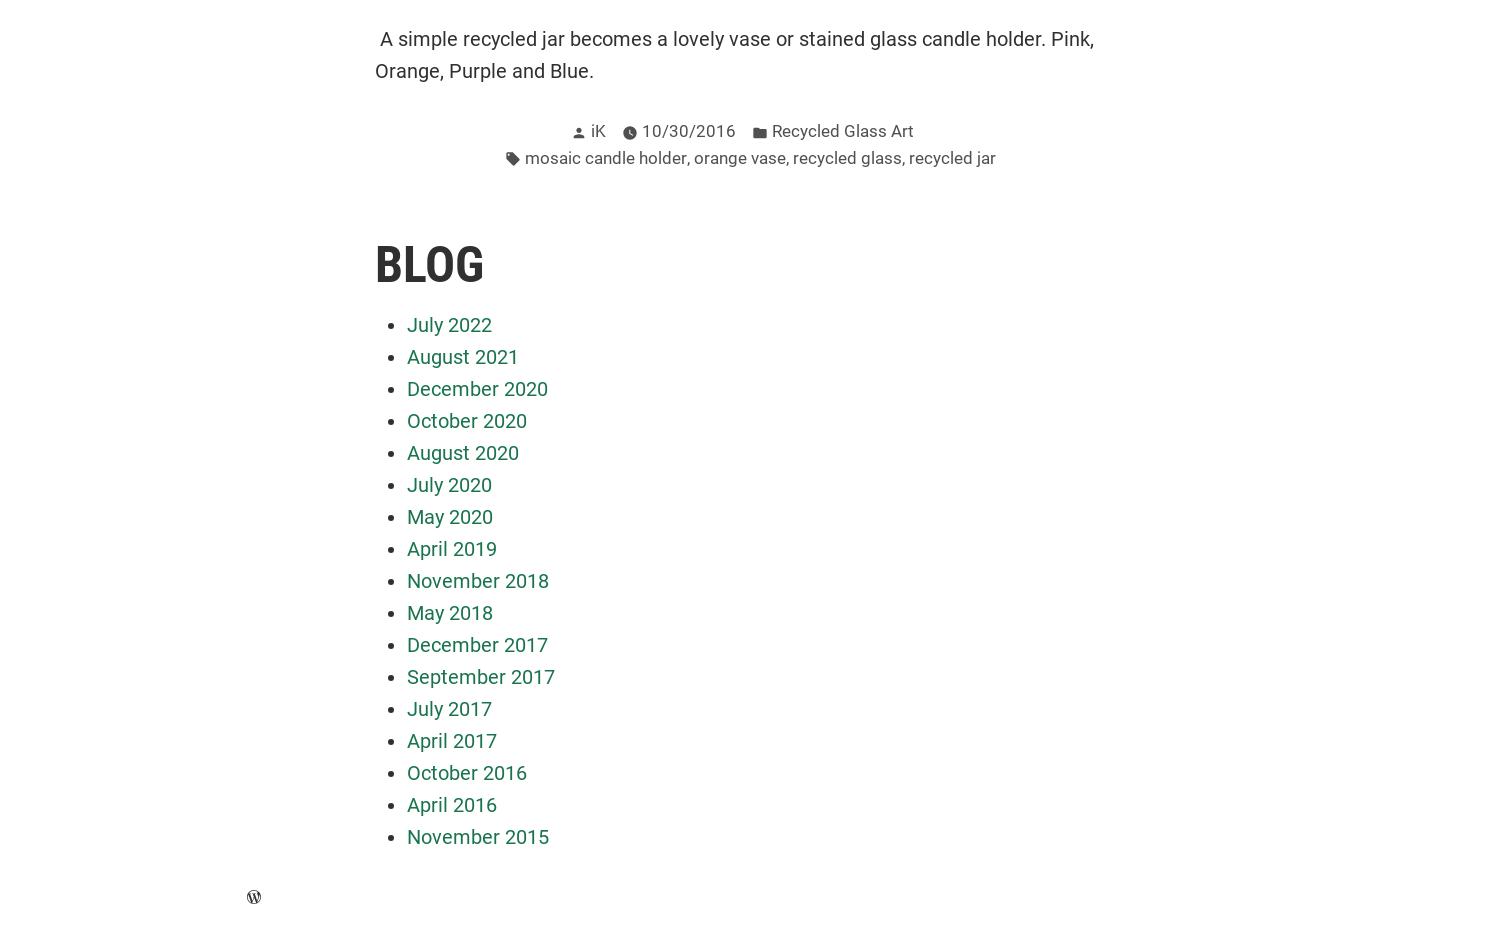 The image size is (1500, 942). What do you see at coordinates (448, 483) in the screenshot?
I see `'July 2020'` at bounding box center [448, 483].